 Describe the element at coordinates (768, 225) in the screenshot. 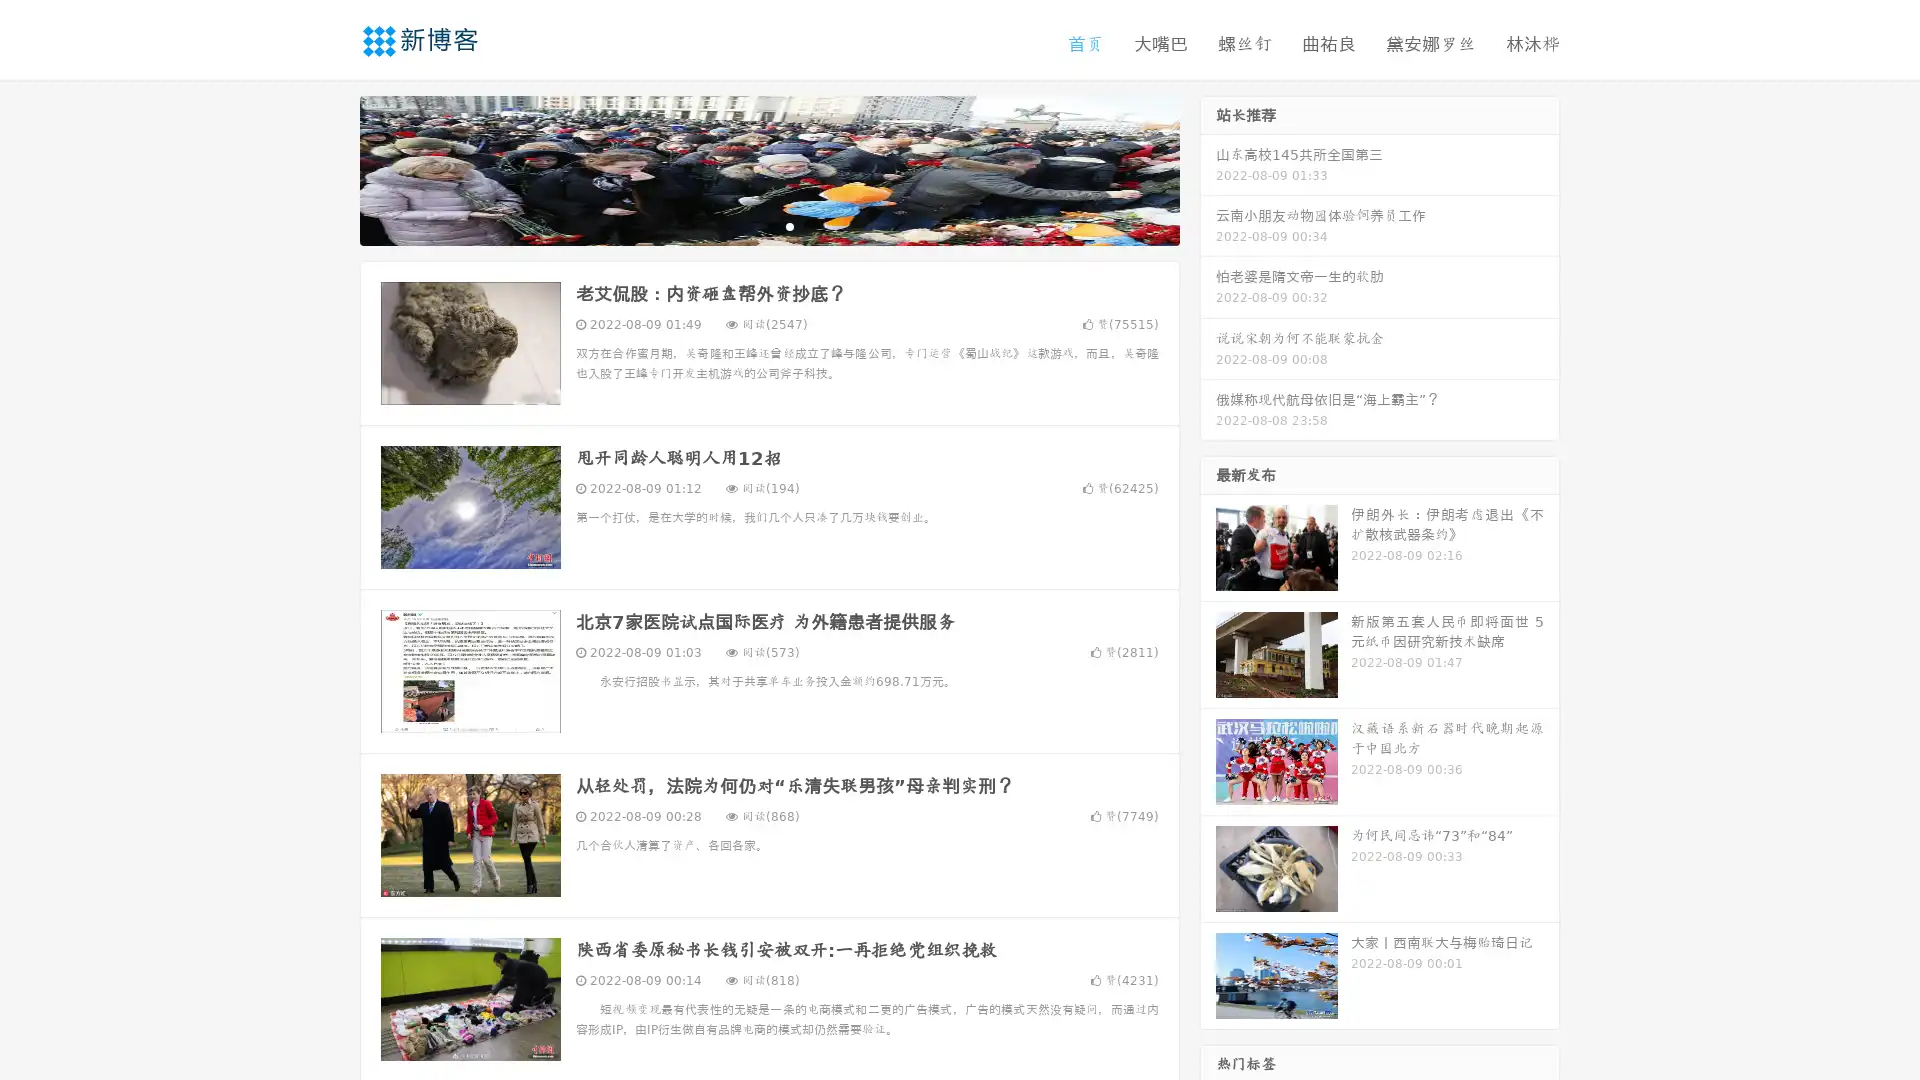

I see `Go to slide 2` at that location.